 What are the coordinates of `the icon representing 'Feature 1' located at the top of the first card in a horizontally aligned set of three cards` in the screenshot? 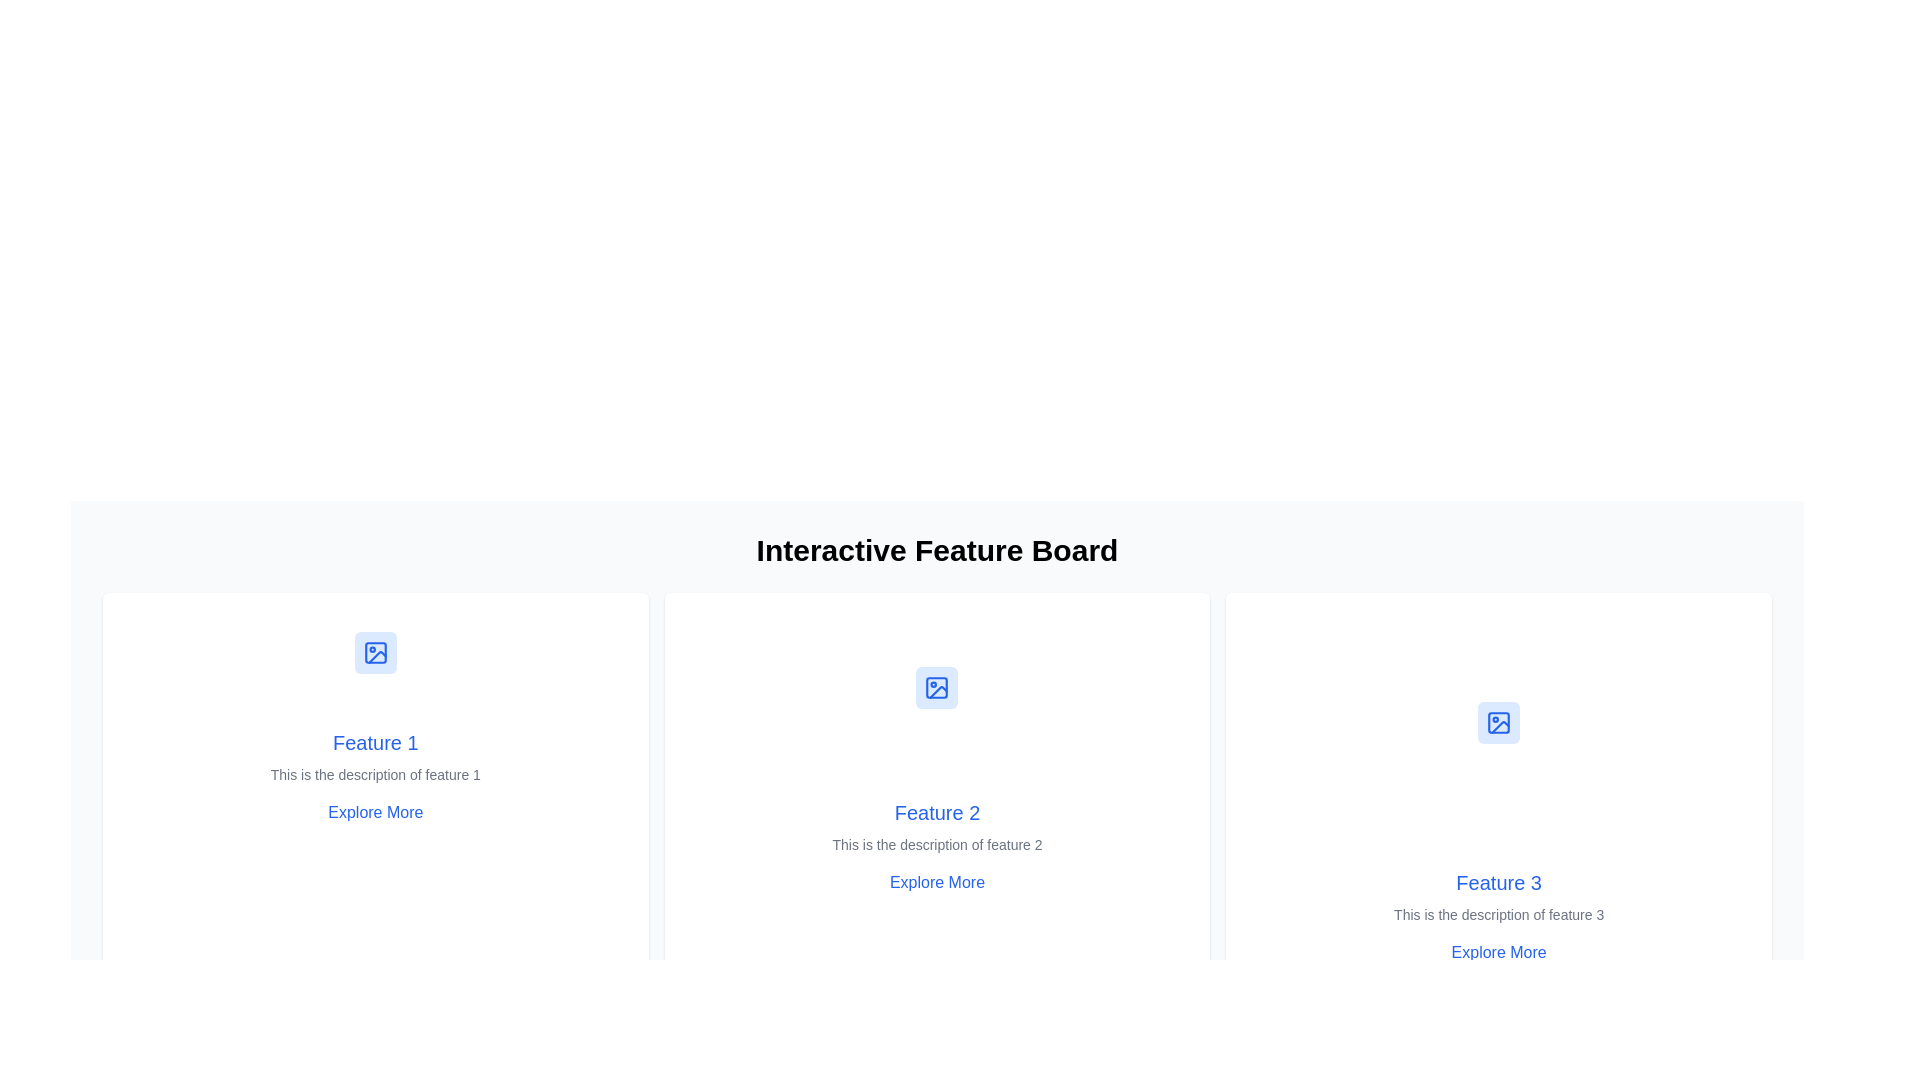 It's located at (375, 652).